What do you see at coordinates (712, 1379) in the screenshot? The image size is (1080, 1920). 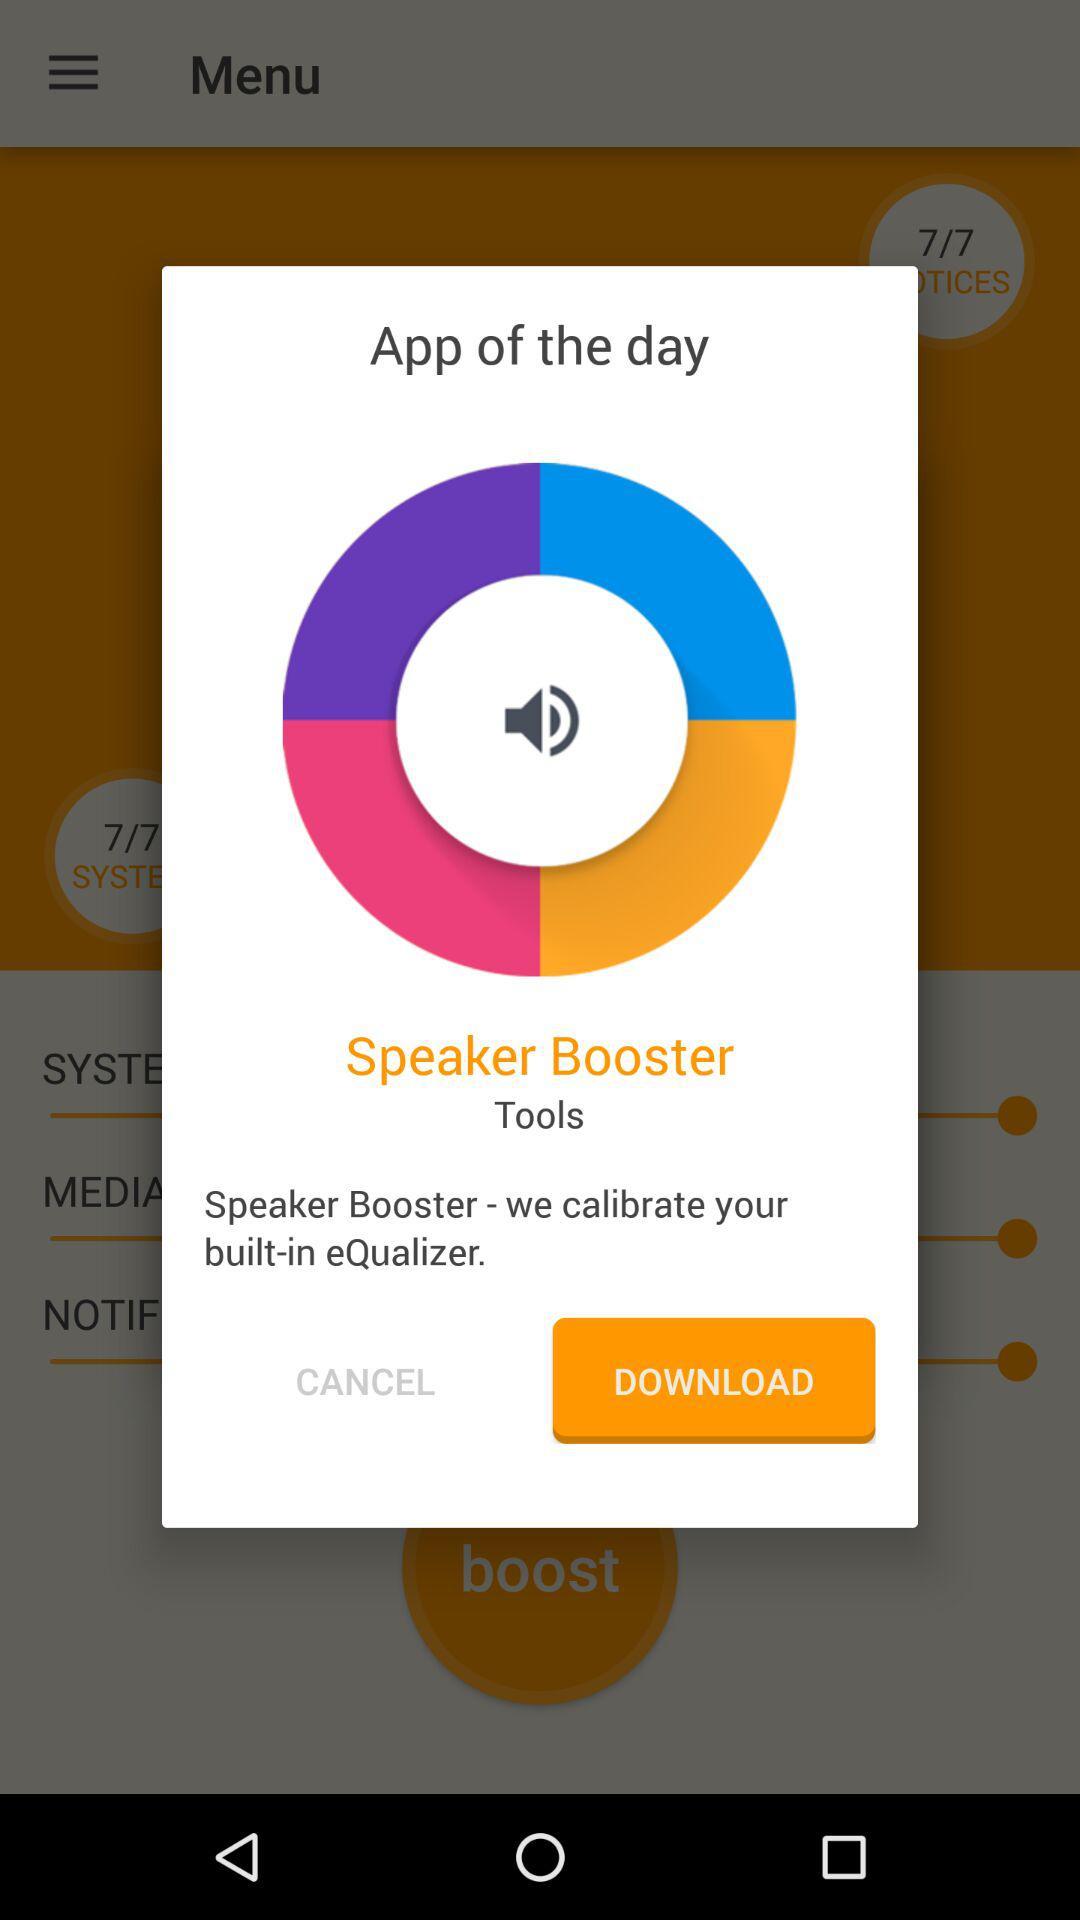 I see `download icon` at bounding box center [712, 1379].